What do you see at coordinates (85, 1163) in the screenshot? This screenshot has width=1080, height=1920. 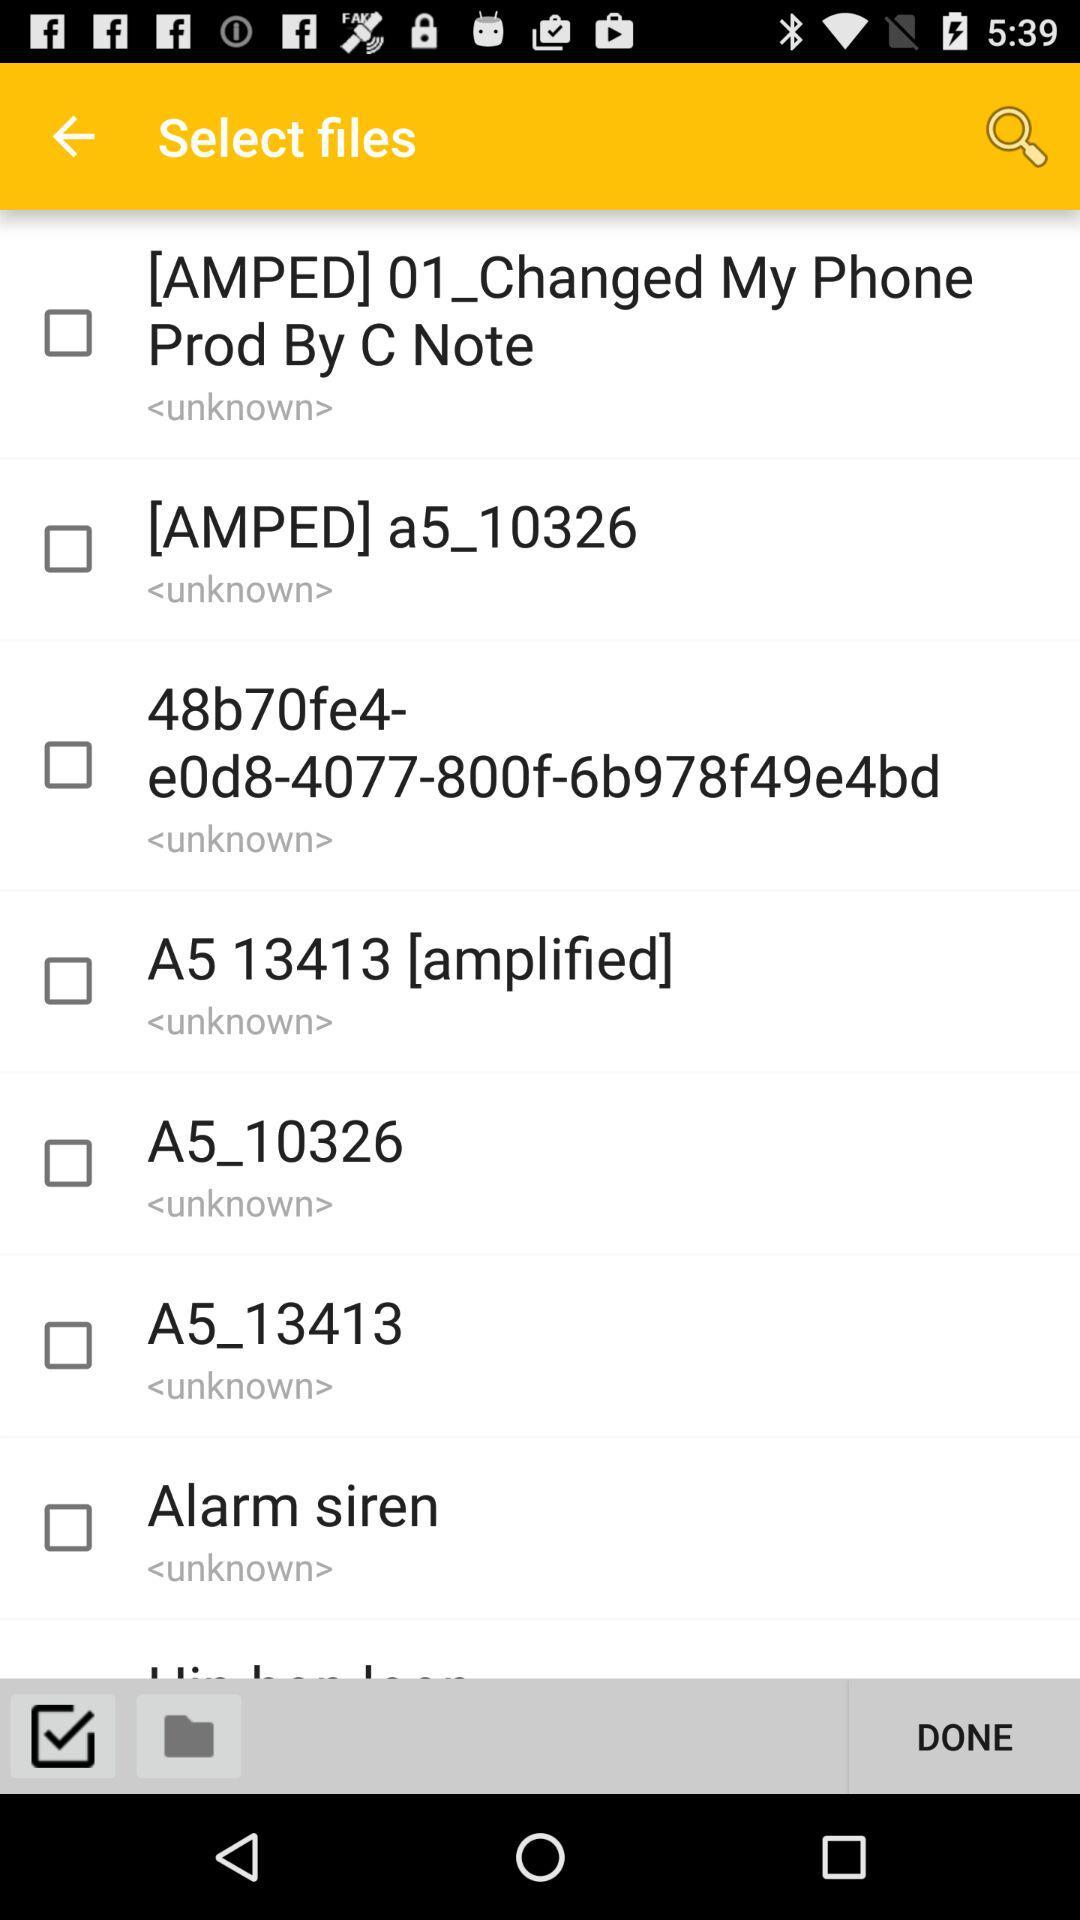 I see `file to amplify` at bounding box center [85, 1163].